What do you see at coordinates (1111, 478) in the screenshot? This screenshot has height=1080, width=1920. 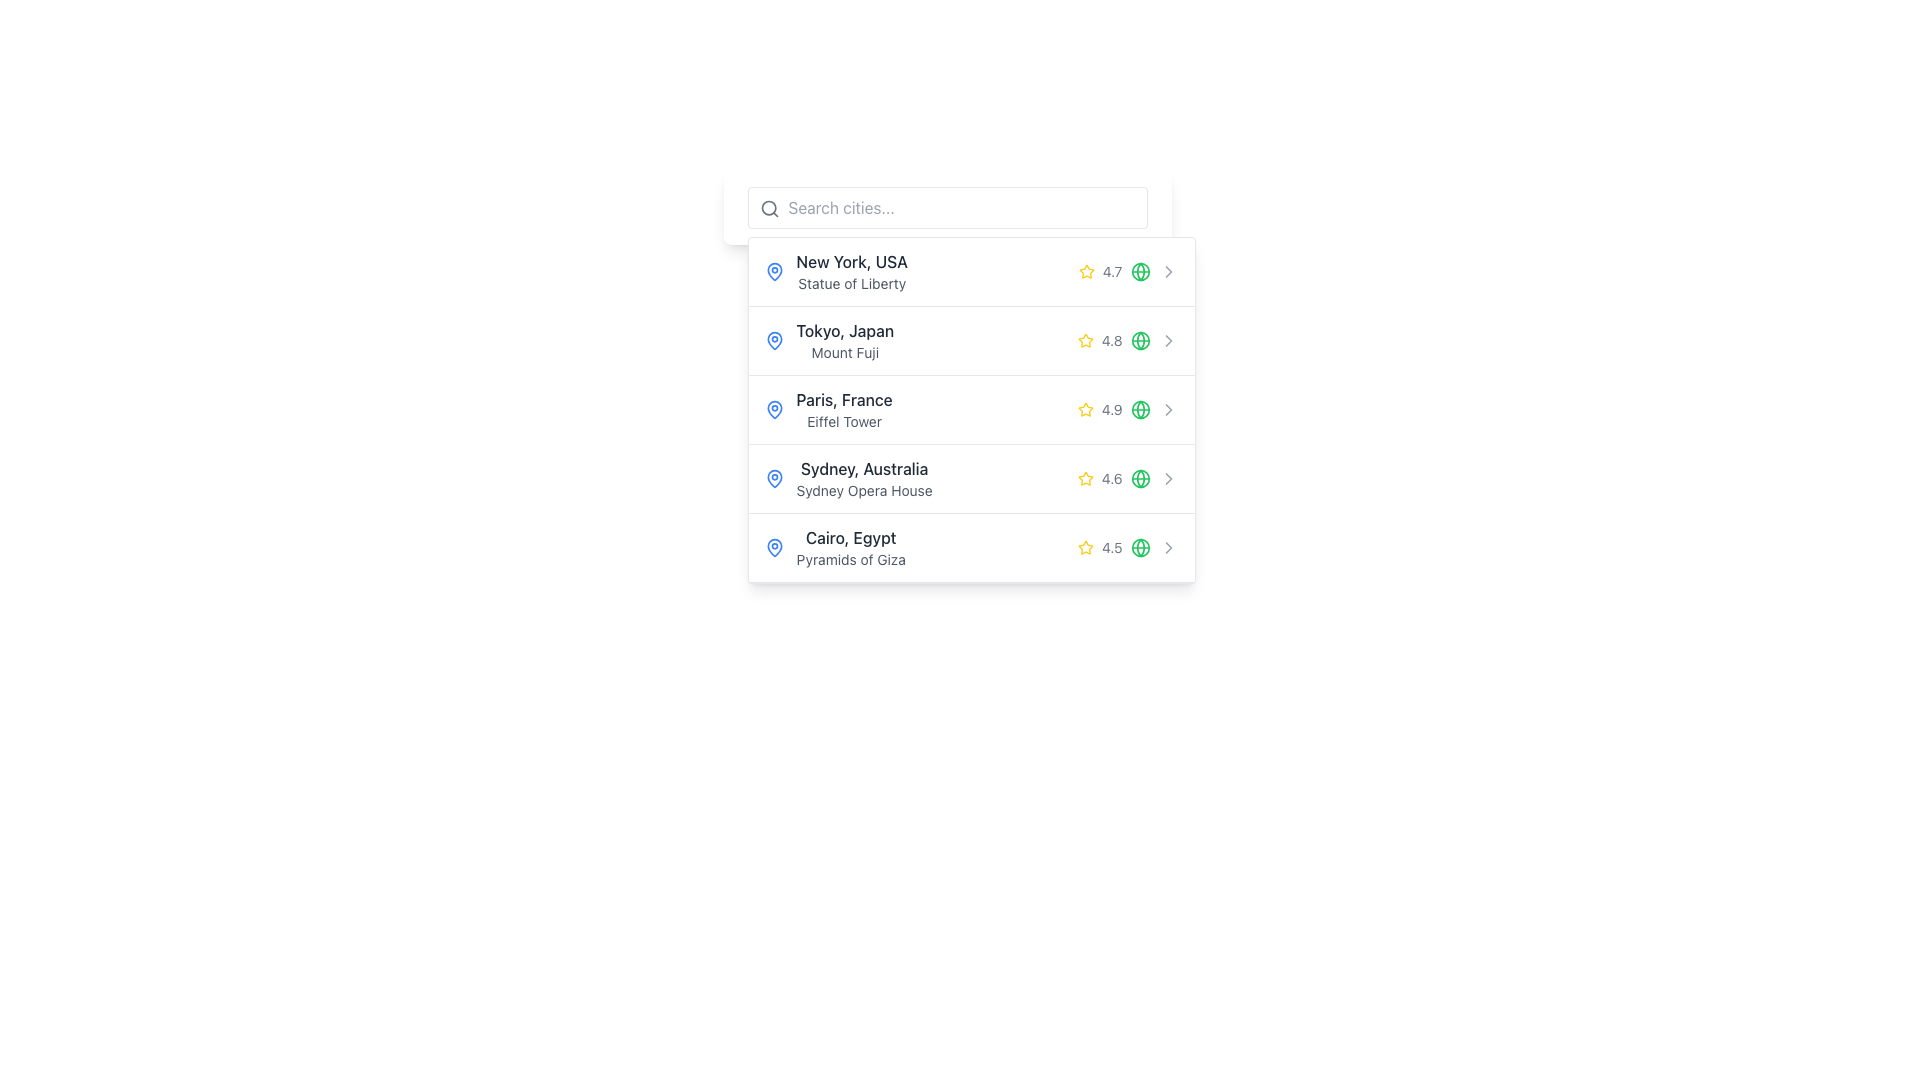 I see `the text label displaying the numerical rating for Sydney, Australia, located towards the right-hand side of the list item` at bounding box center [1111, 478].